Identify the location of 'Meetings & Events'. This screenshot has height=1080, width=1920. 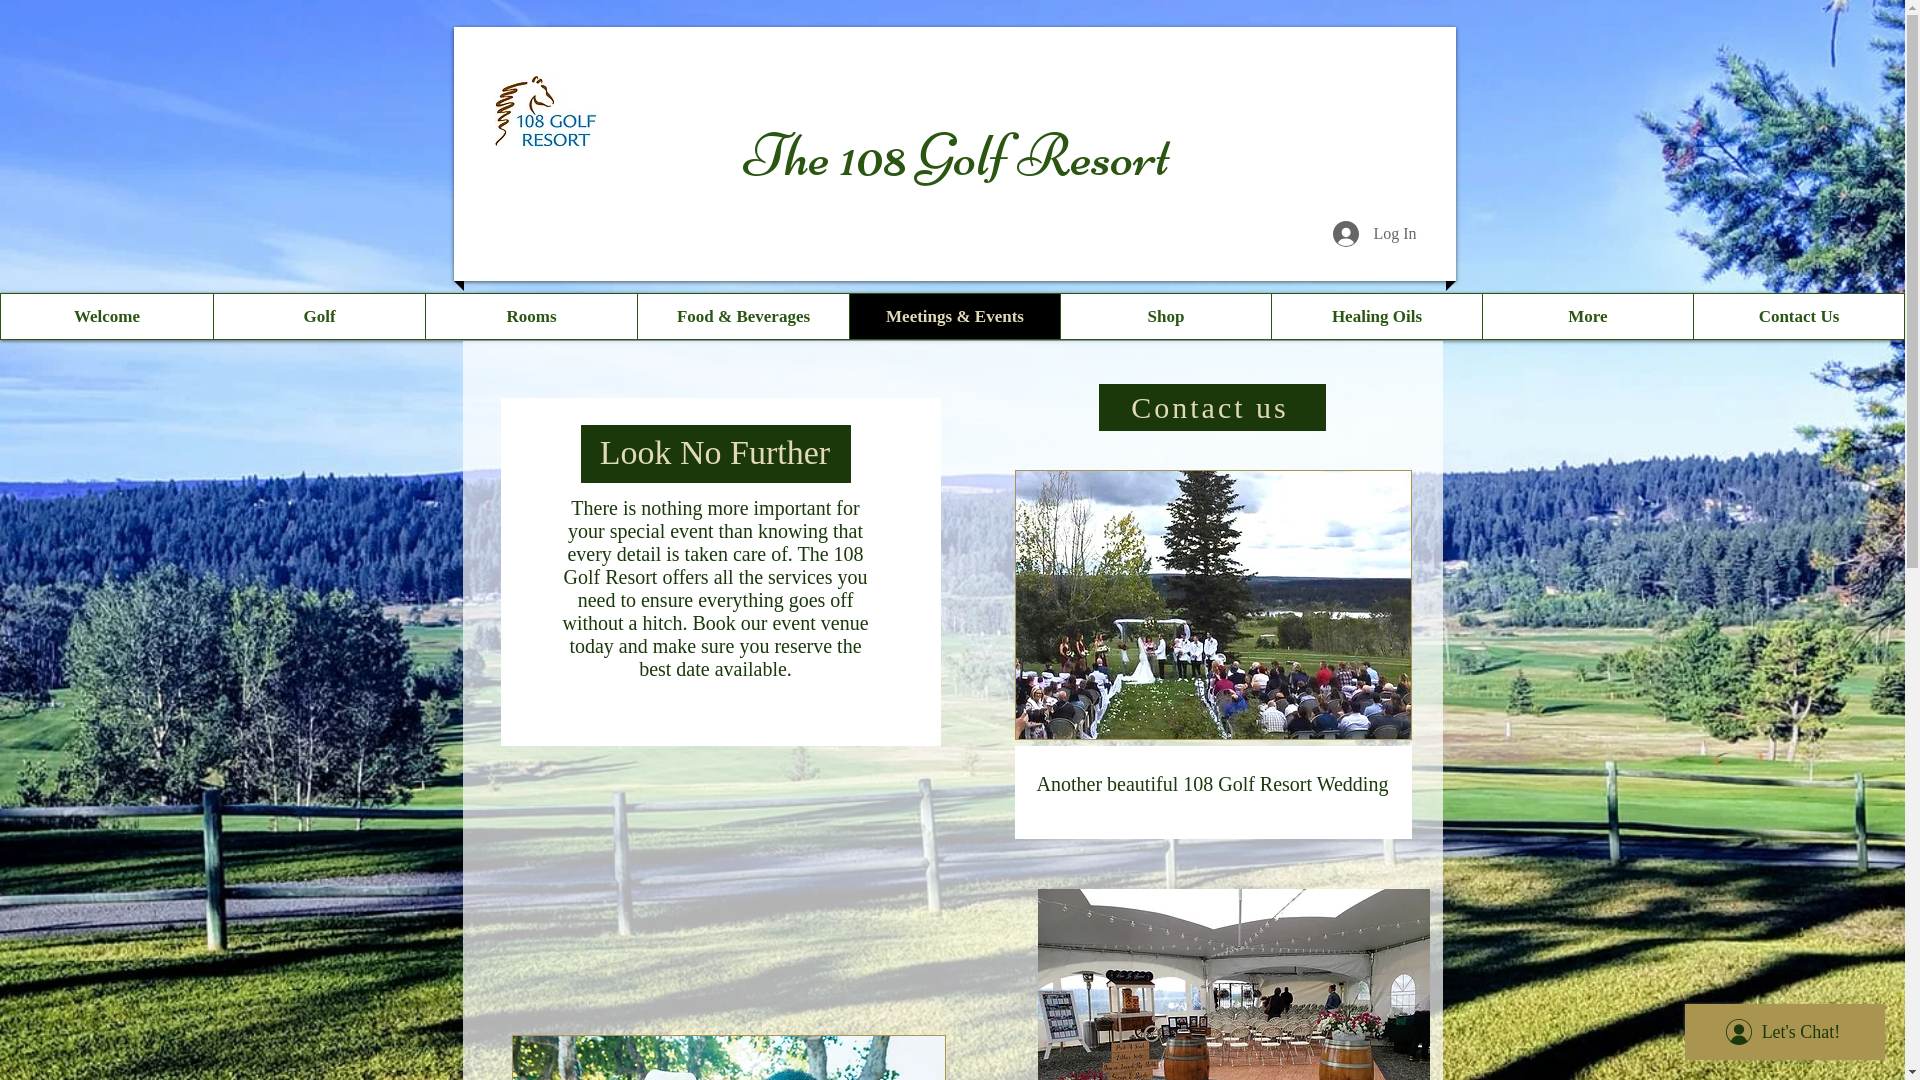
(953, 315).